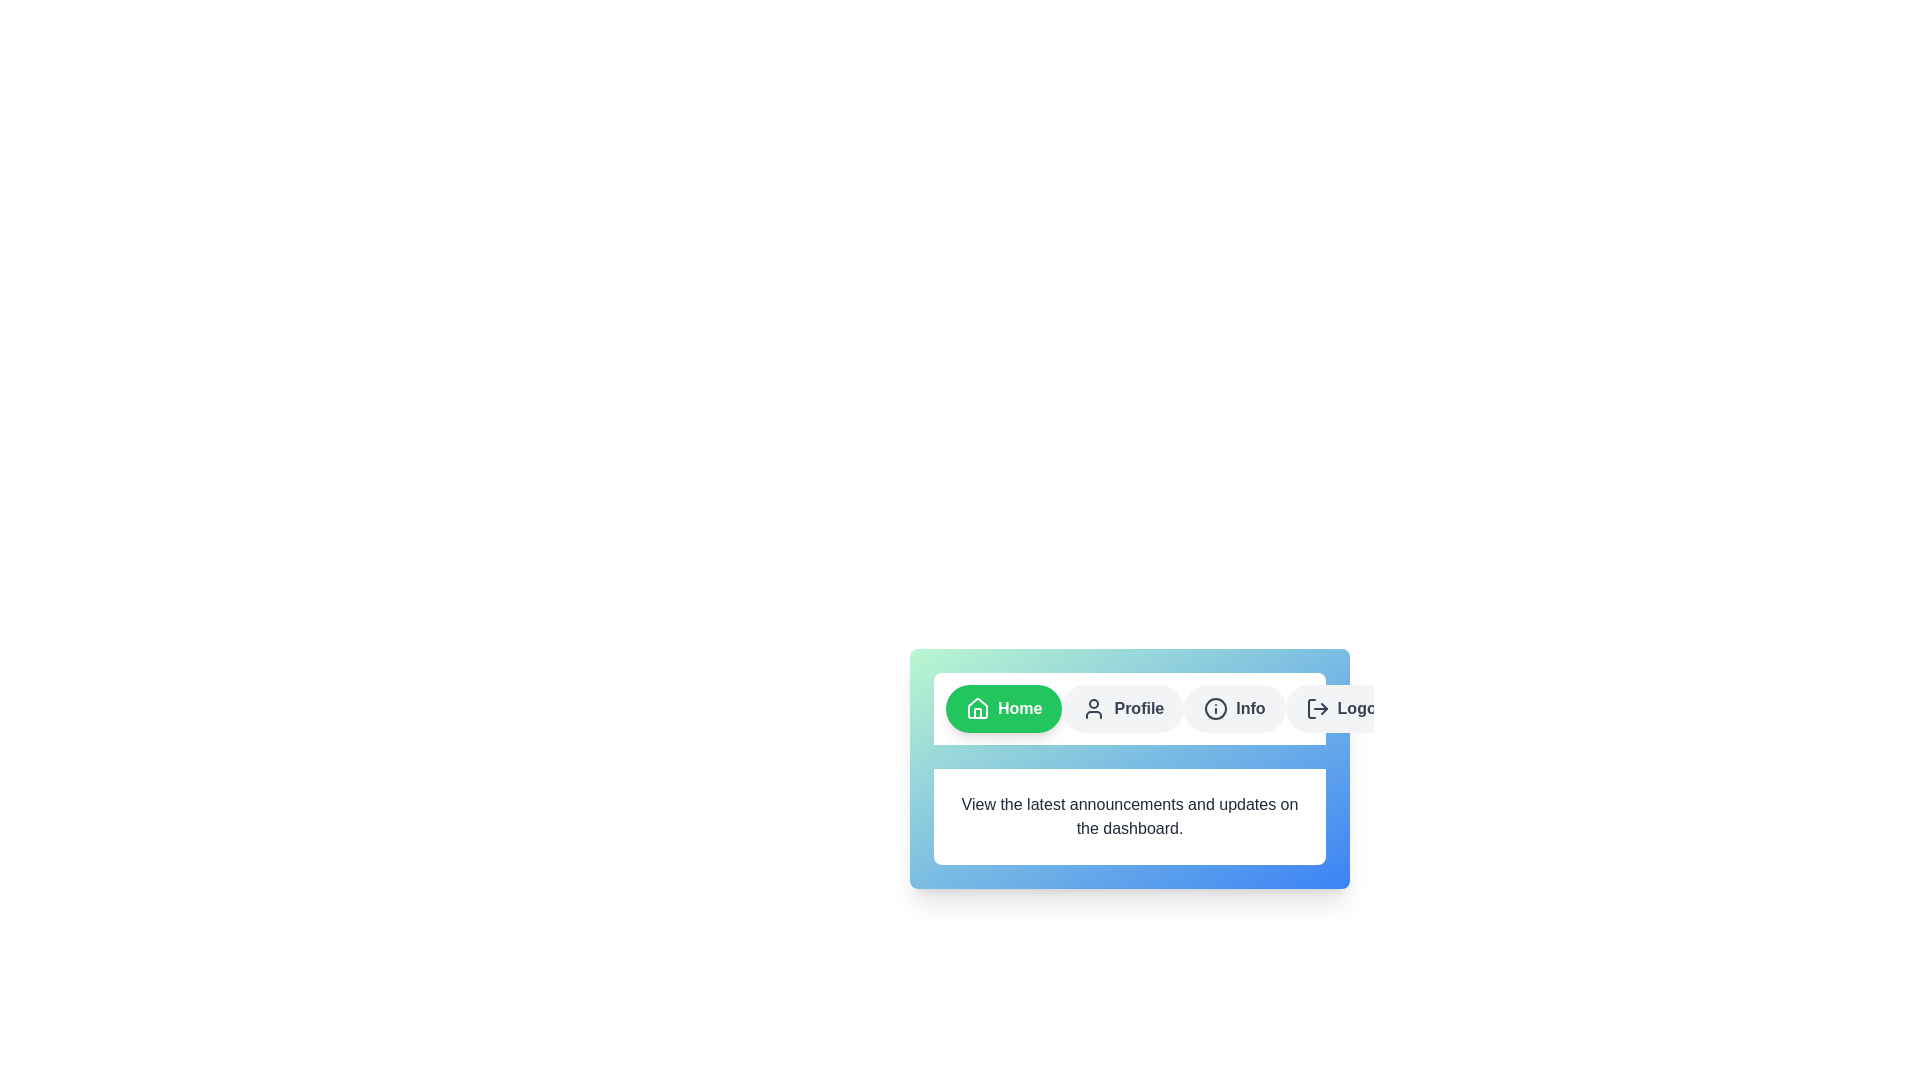 This screenshot has width=1920, height=1080. Describe the element at coordinates (1129, 817) in the screenshot. I see `the text block that reads 'View the latest announcements and updates on the dashboard.' which is centered within a white-rounded rectangle below the navigation bar` at that location.